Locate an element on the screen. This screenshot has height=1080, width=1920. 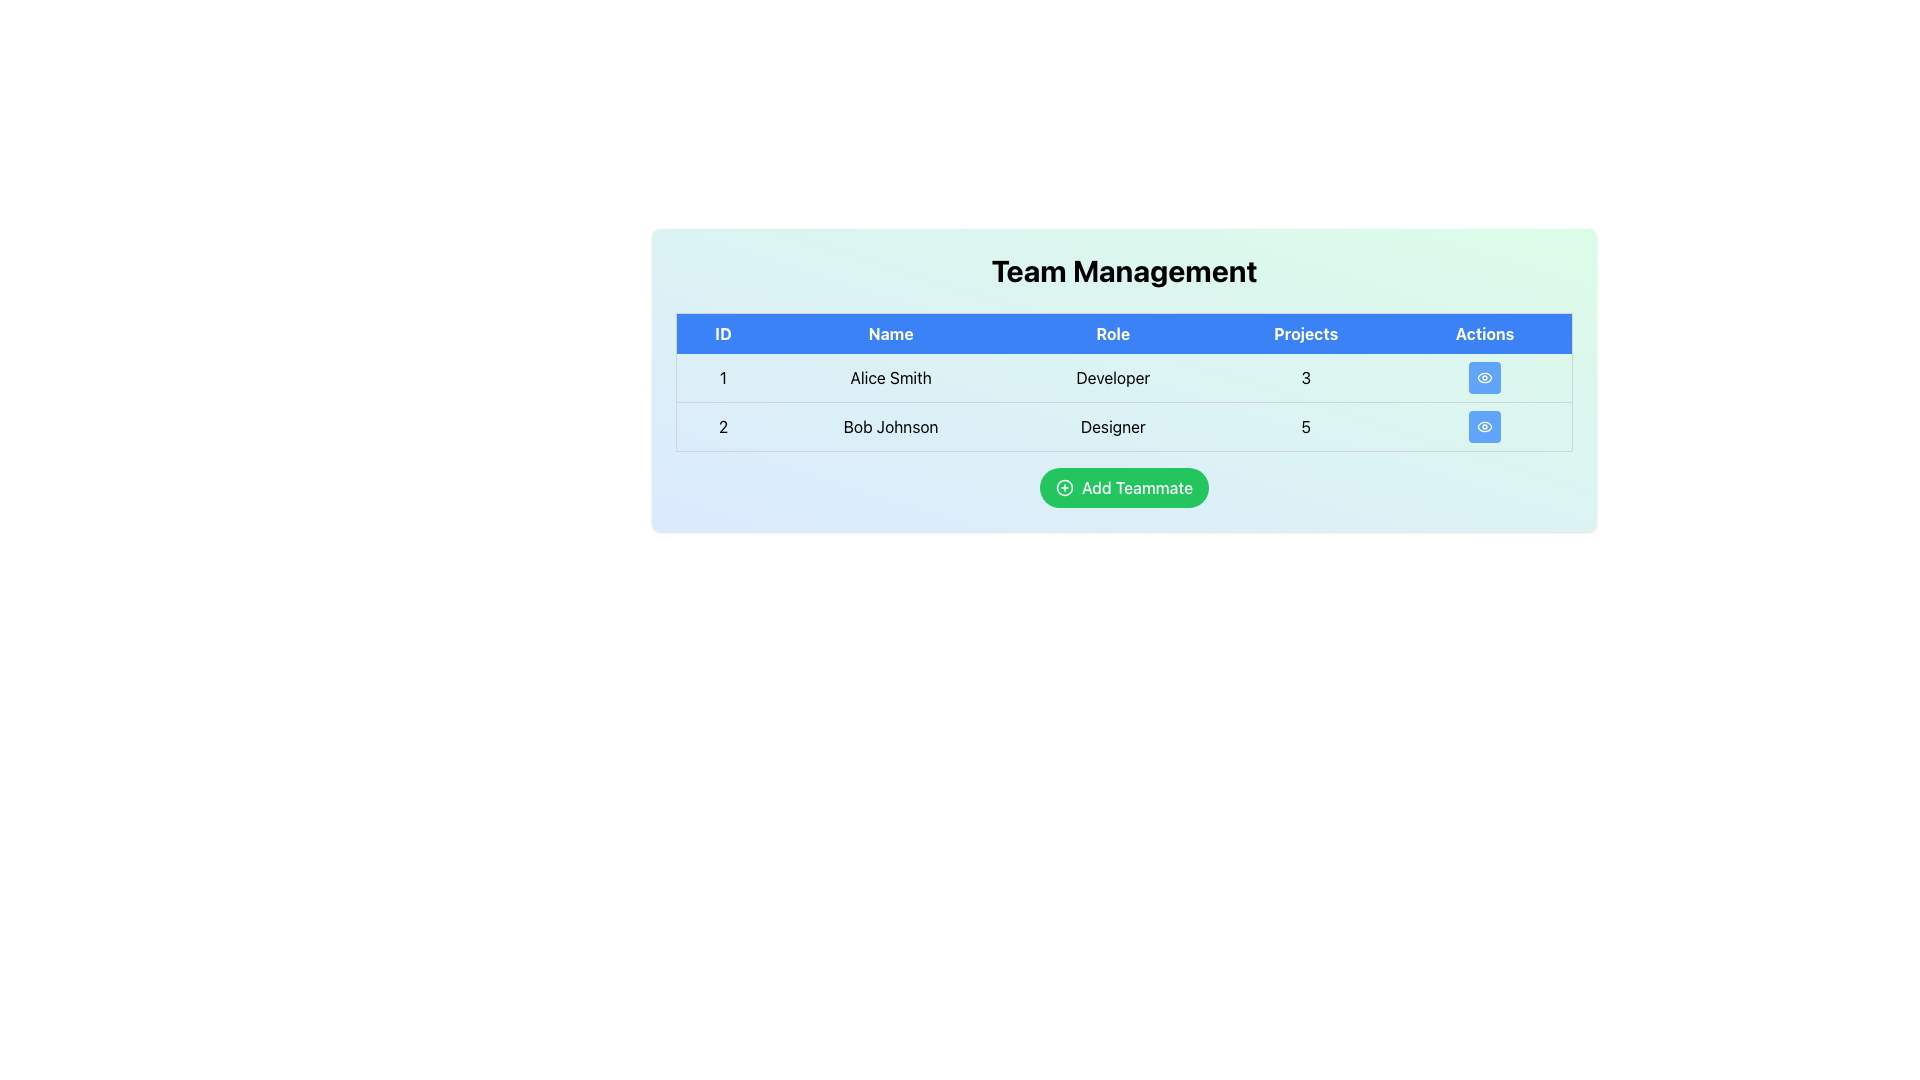
the Icon Button in the 'Actions' column of the first row is located at coordinates (1485, 378).